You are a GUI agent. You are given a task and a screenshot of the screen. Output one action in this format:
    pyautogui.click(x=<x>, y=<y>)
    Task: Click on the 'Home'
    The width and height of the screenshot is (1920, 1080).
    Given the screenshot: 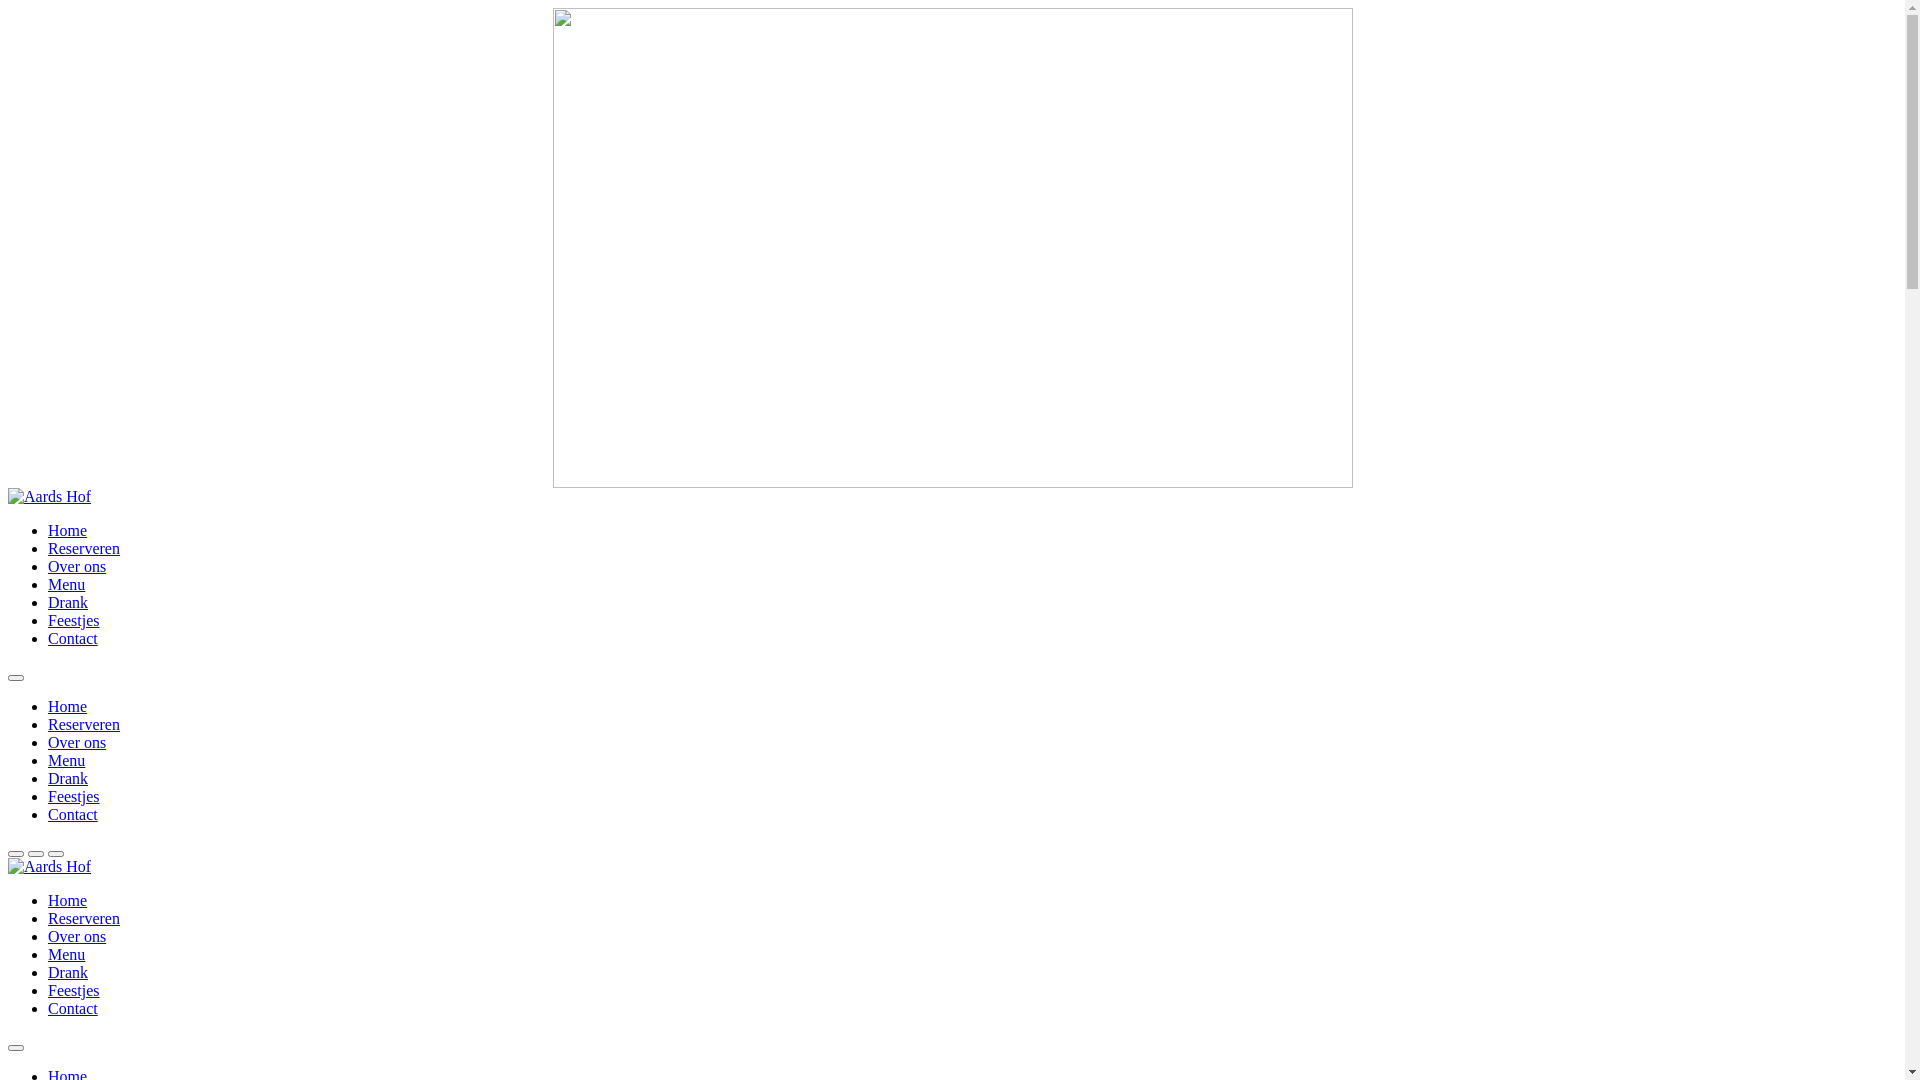 What is the action you would take?
    pyautogui.click(x=48, y=529)
    